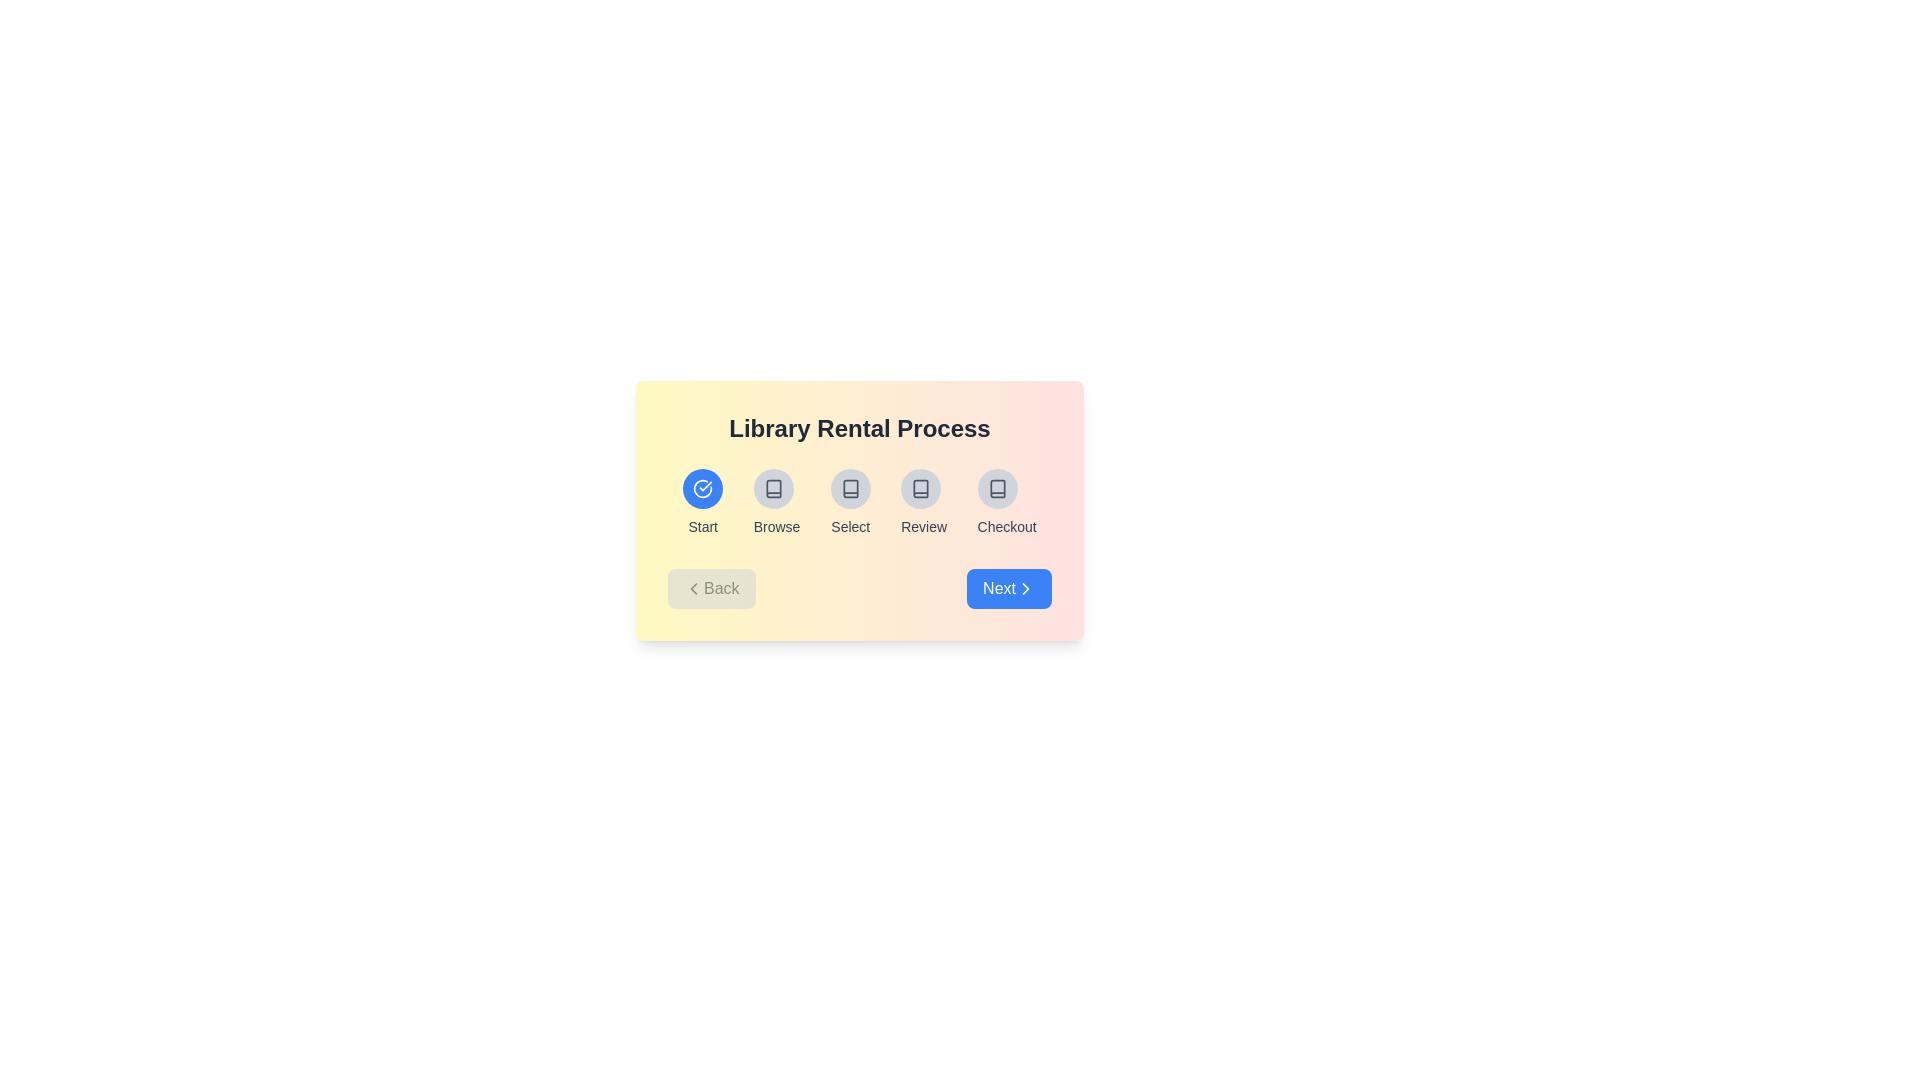 Image resolution: width=1920 pixels, height=1080 pixels. What do you see at coordinates (703, 489) in the screenshot?
I see `the visual representation of the current stage to inspect it` at bounding box center [703, 489].